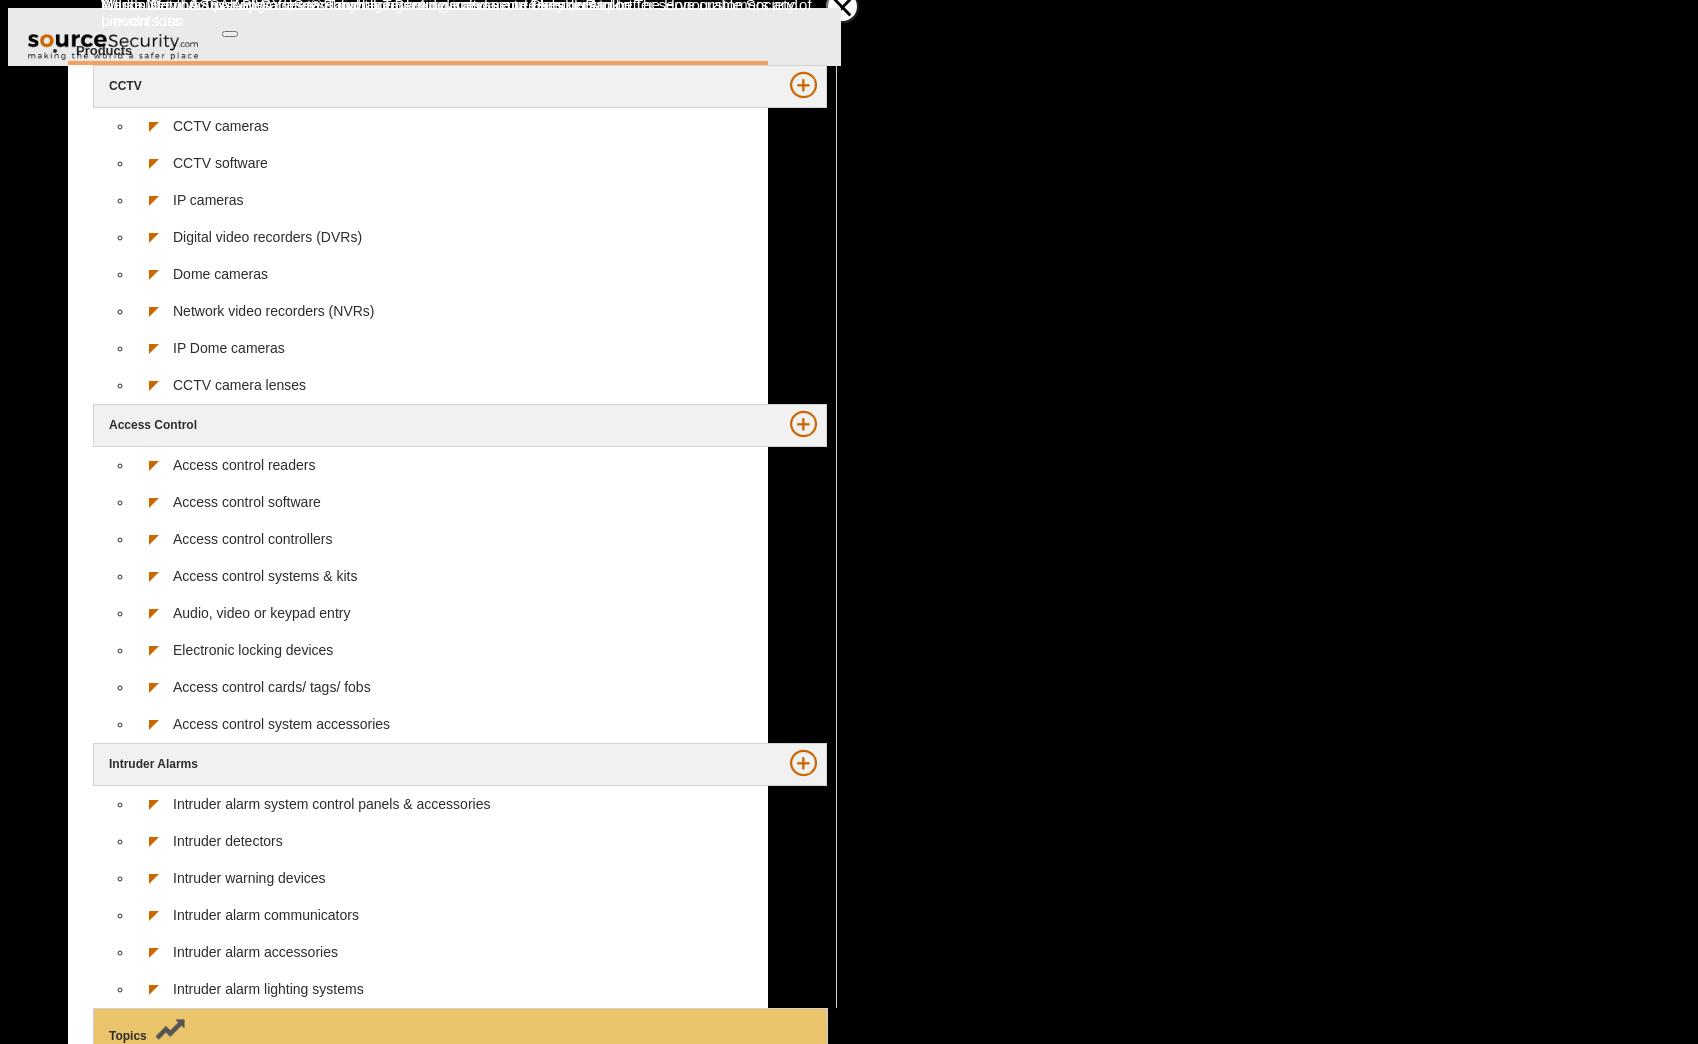  I want to click on 'Counter terror', so click(120, 243).